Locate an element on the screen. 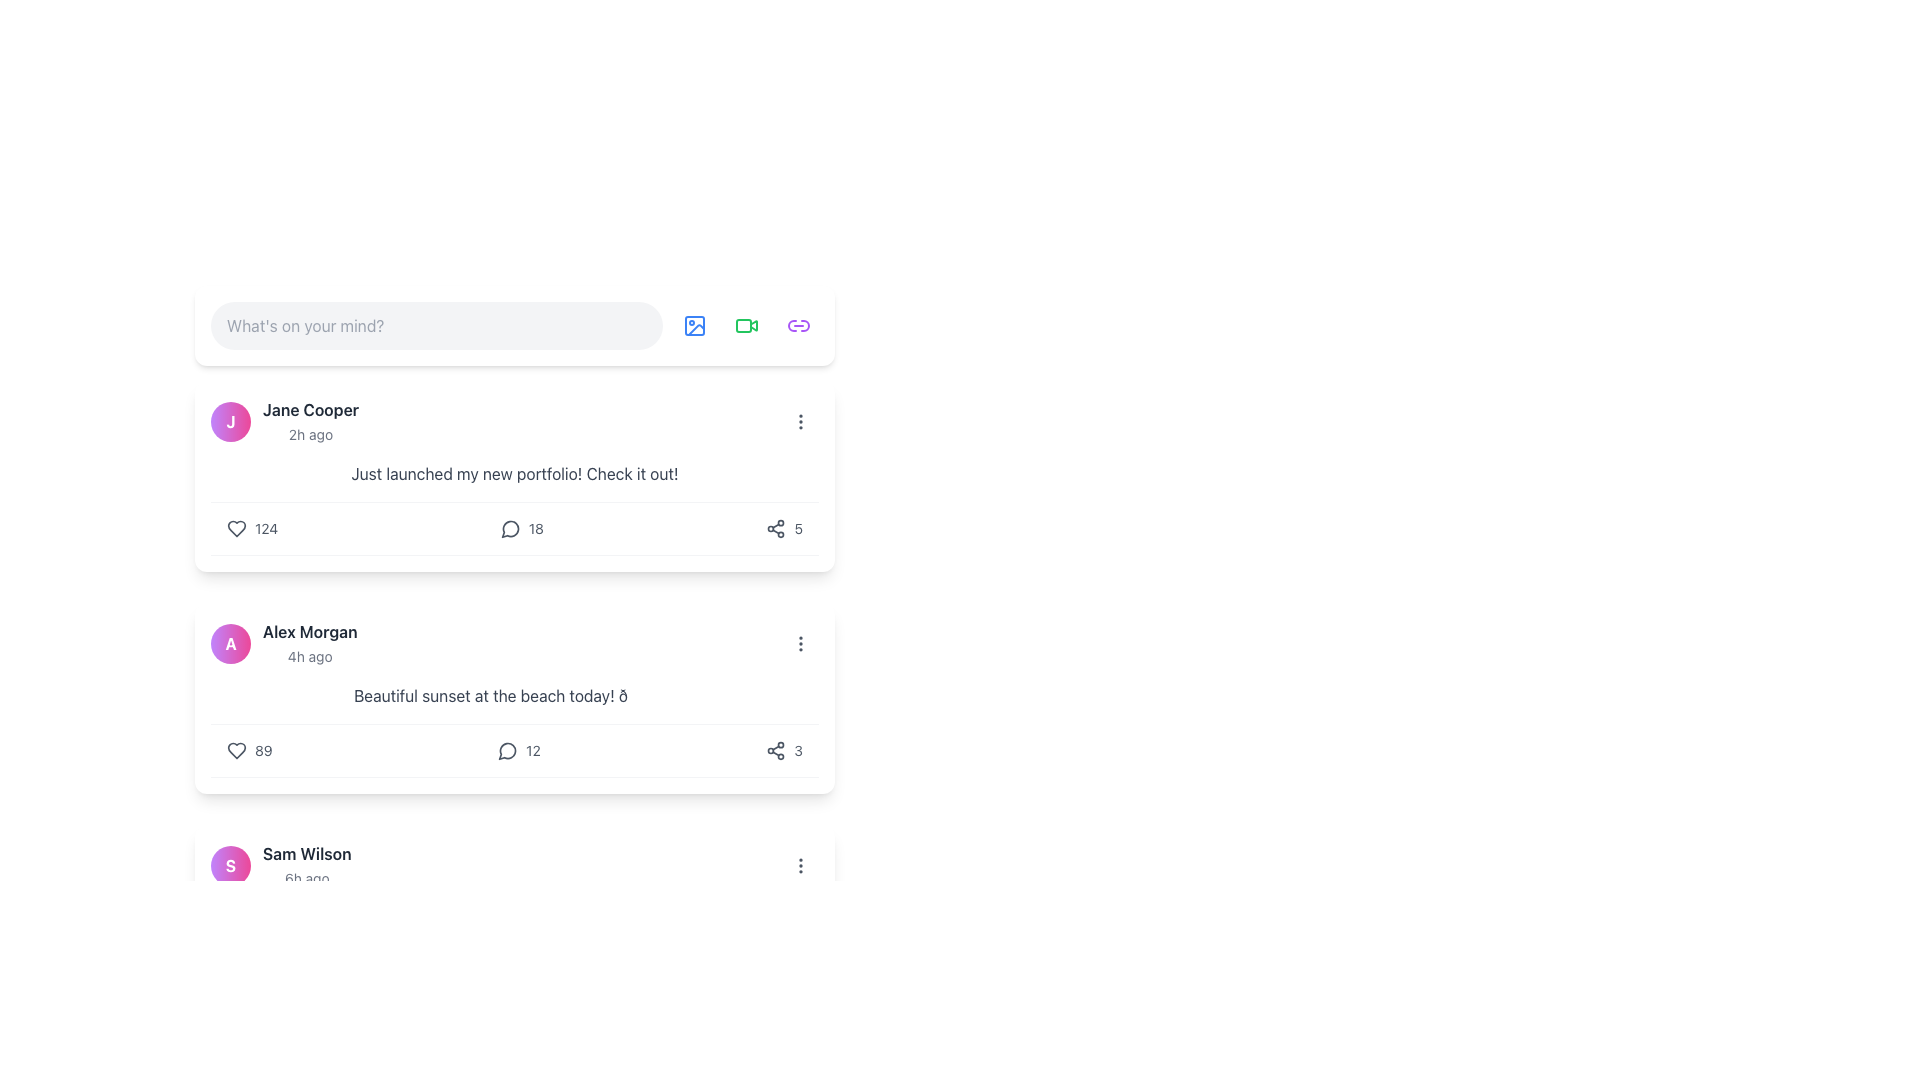  the interactive element combining a gray speech bubble icon and the text '18' is located at coordinates (522, 527).